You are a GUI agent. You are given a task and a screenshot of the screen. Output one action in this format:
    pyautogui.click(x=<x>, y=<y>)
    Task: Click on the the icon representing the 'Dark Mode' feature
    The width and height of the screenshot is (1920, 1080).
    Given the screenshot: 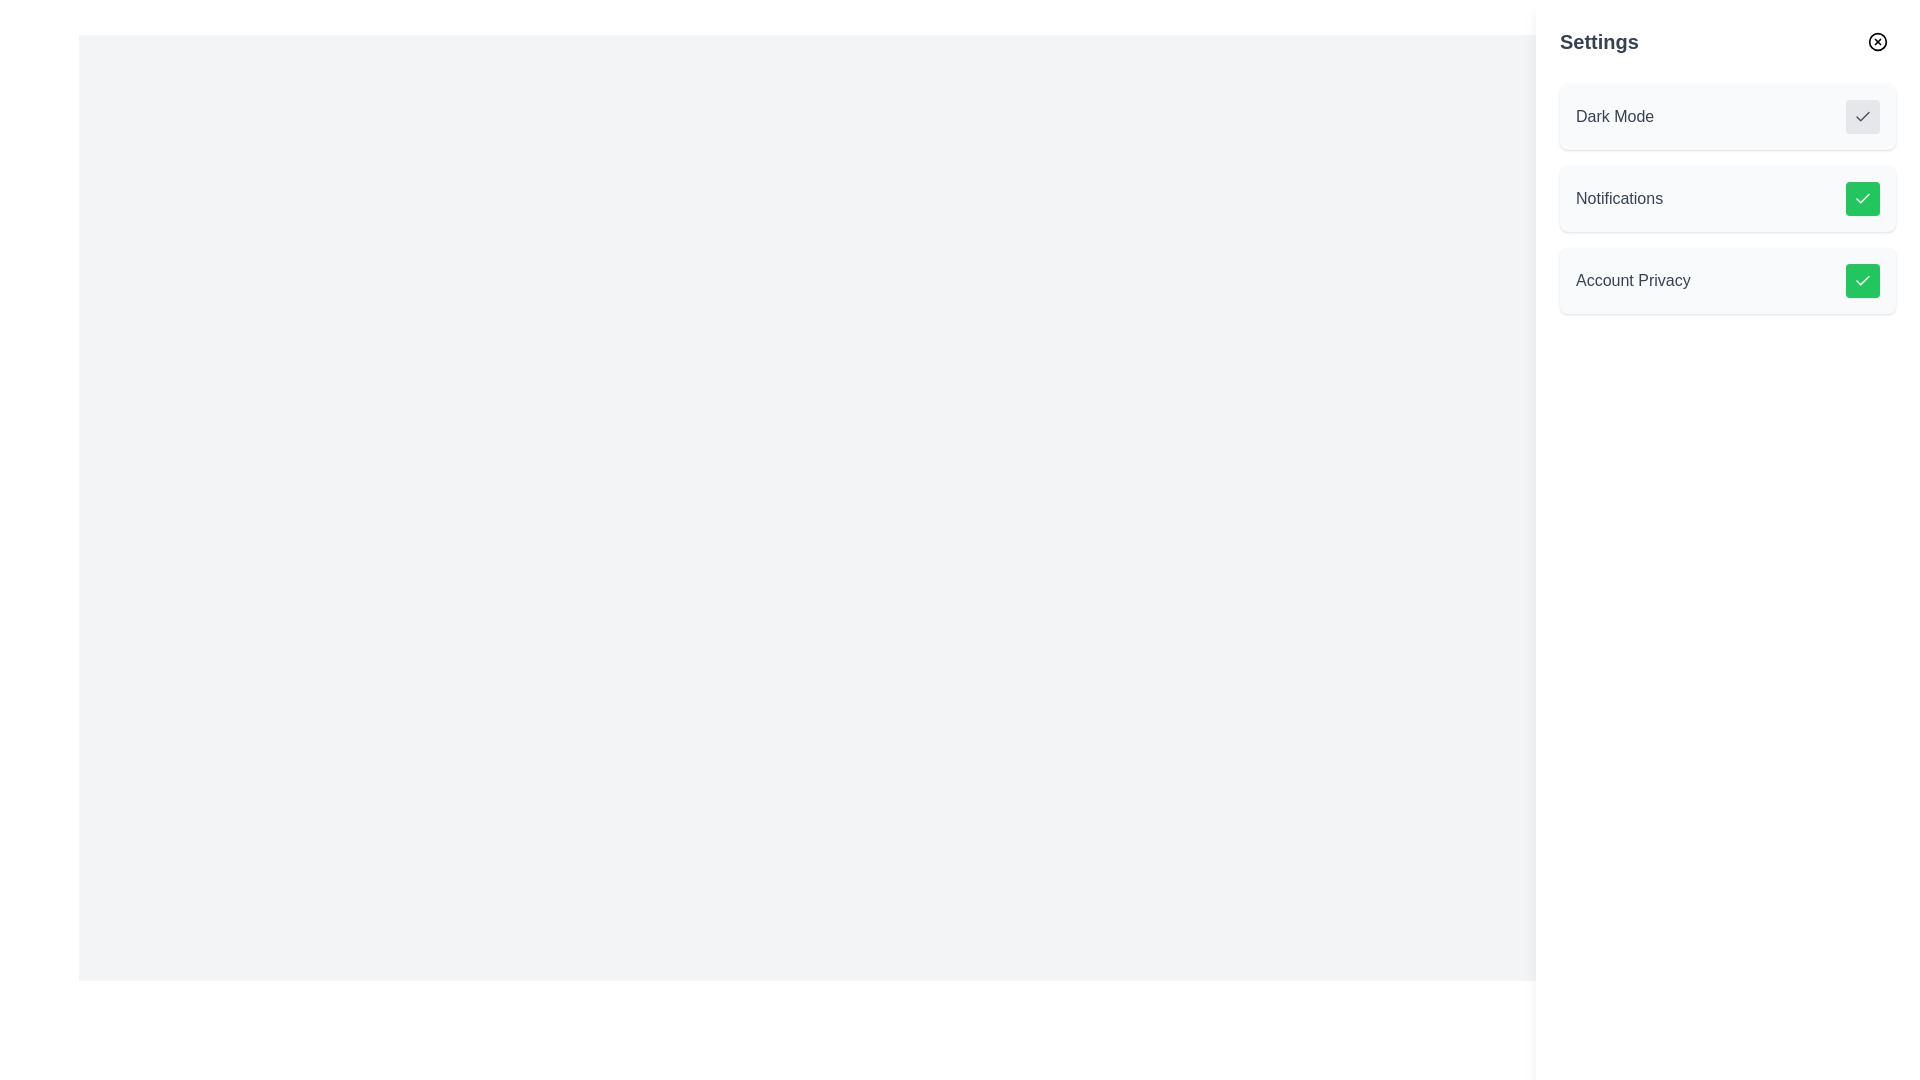 What is the action you would take?
    pyautogui.click(x=1861, y=116)
    